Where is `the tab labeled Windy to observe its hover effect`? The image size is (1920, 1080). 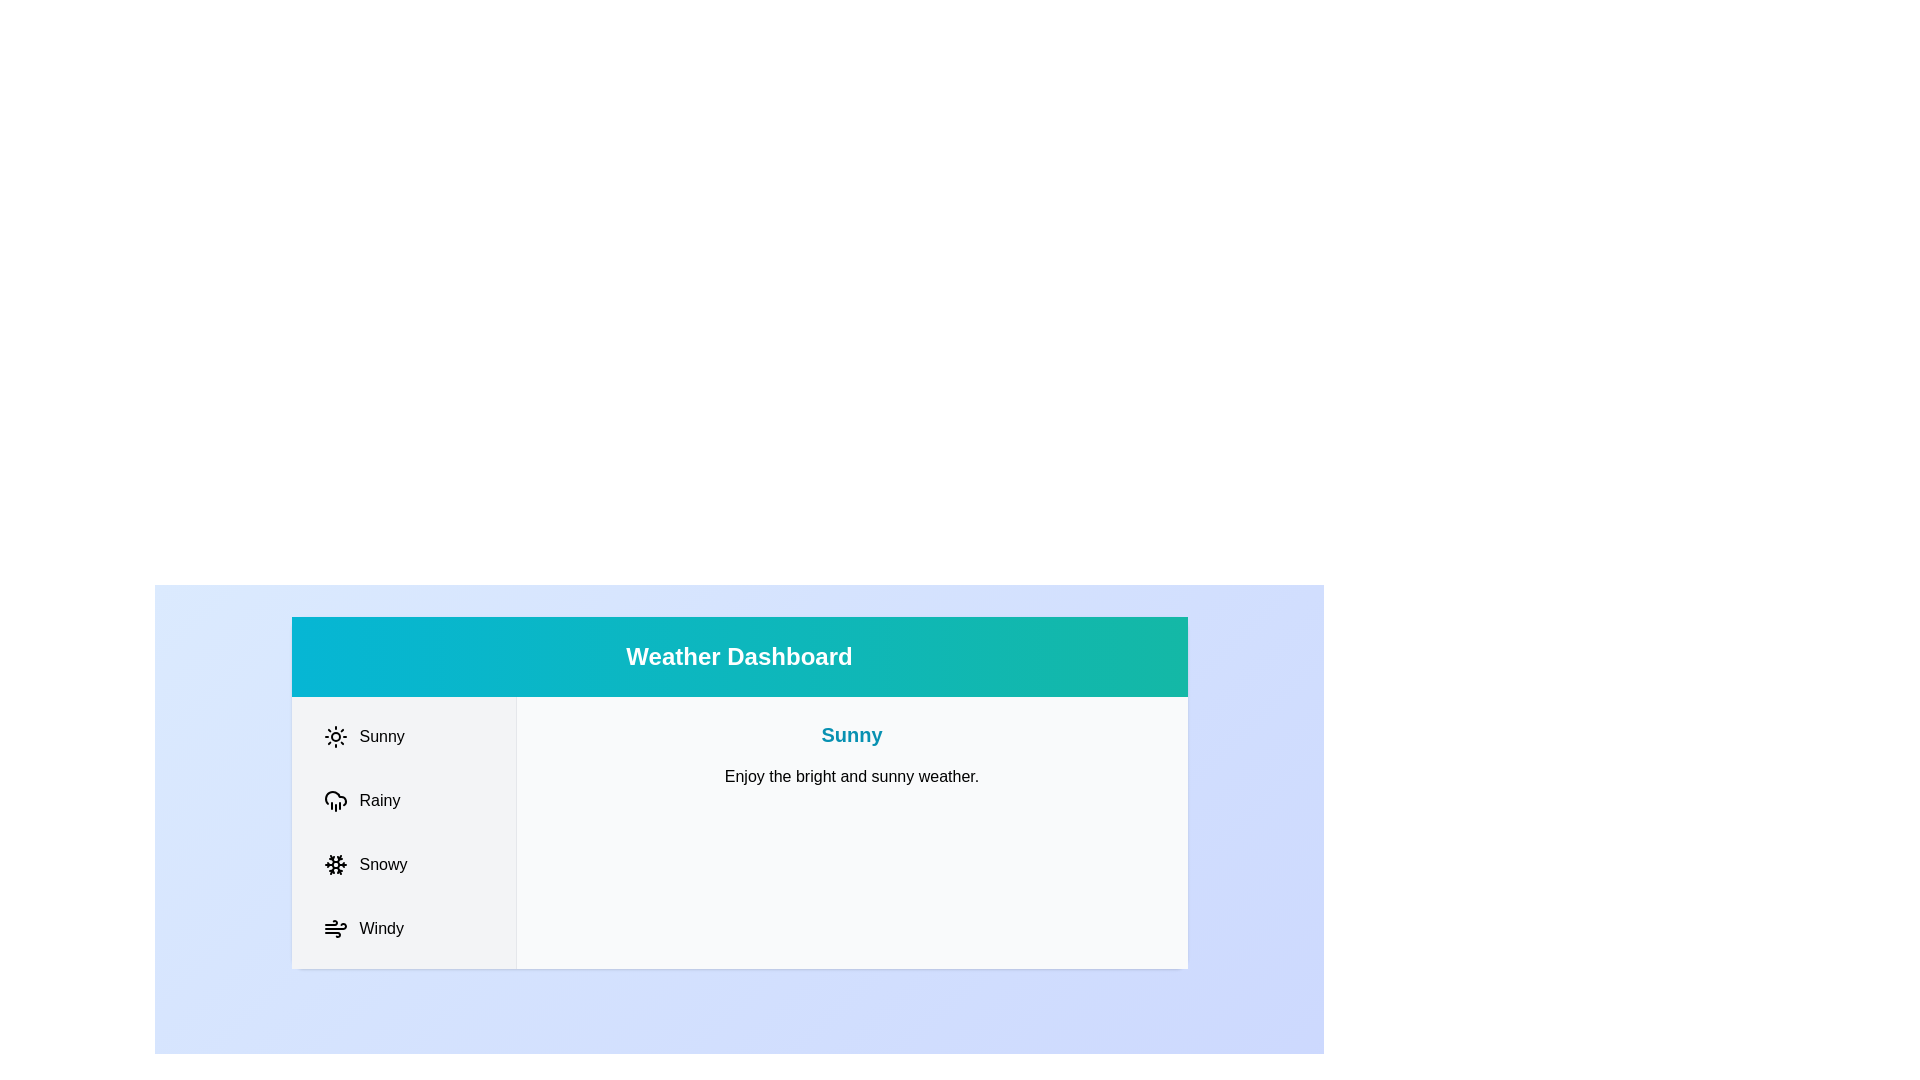 the tab labeled Windy to observe its hover effect is located at coordinates (402, 929).